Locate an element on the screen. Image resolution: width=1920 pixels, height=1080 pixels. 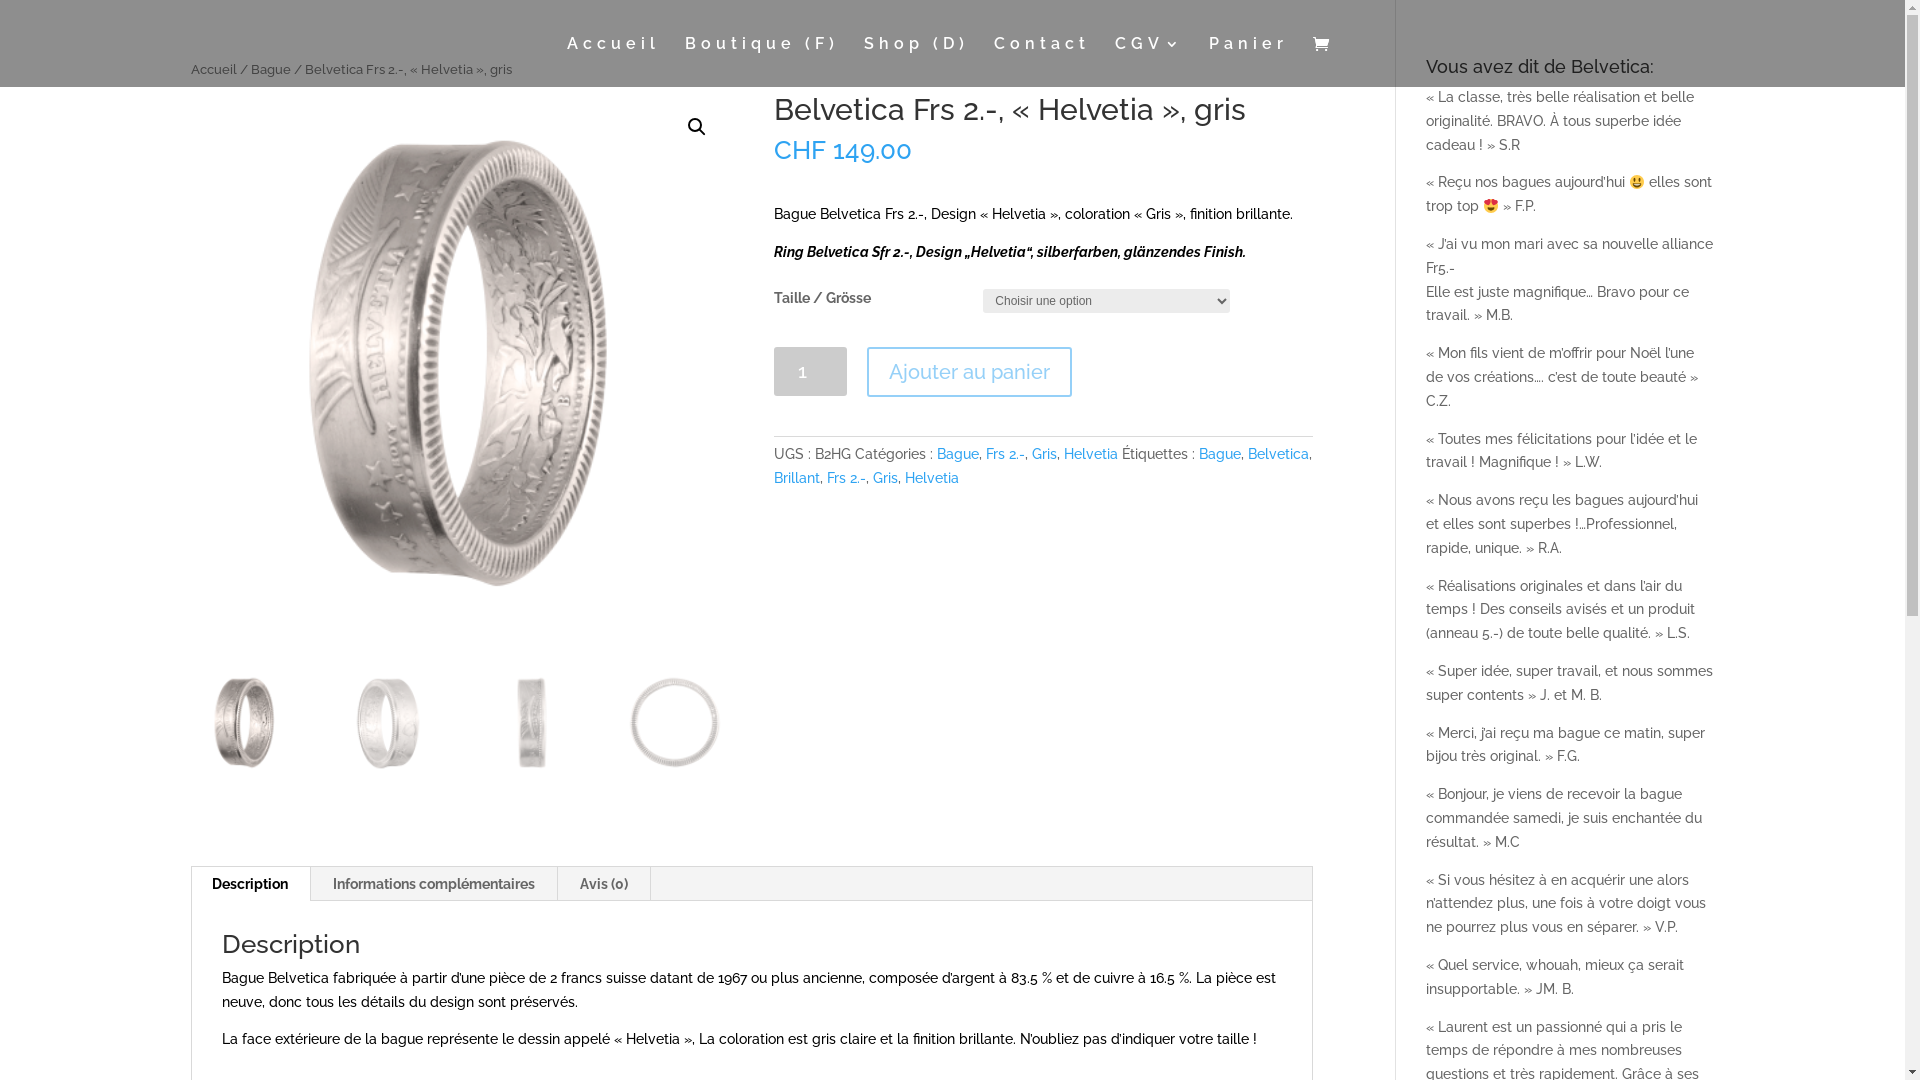
'Shop (D)' is located at coordinates (864, 60).